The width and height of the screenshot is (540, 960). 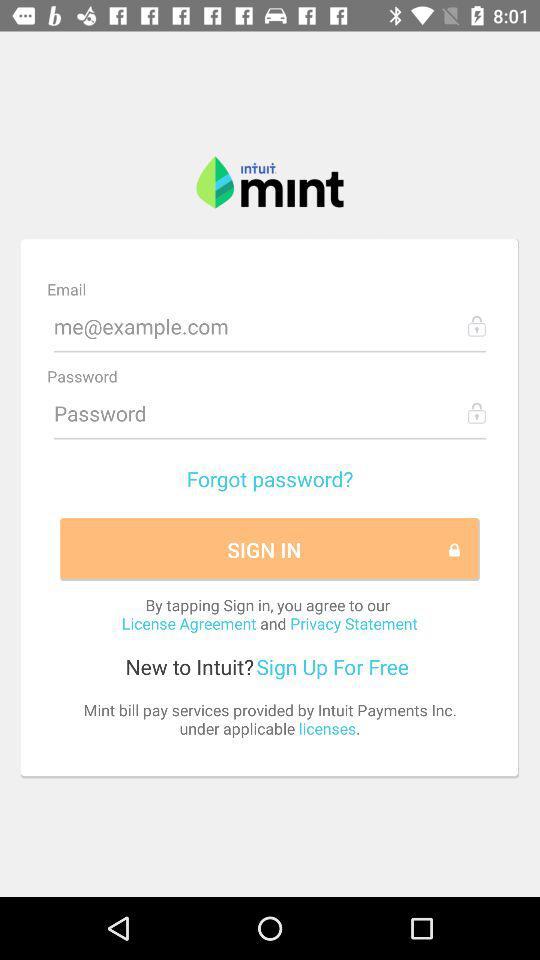 What do you see at coordinates (270, 412) in the screenshot?
I see `tipe password` at bounding box center [270, 412].